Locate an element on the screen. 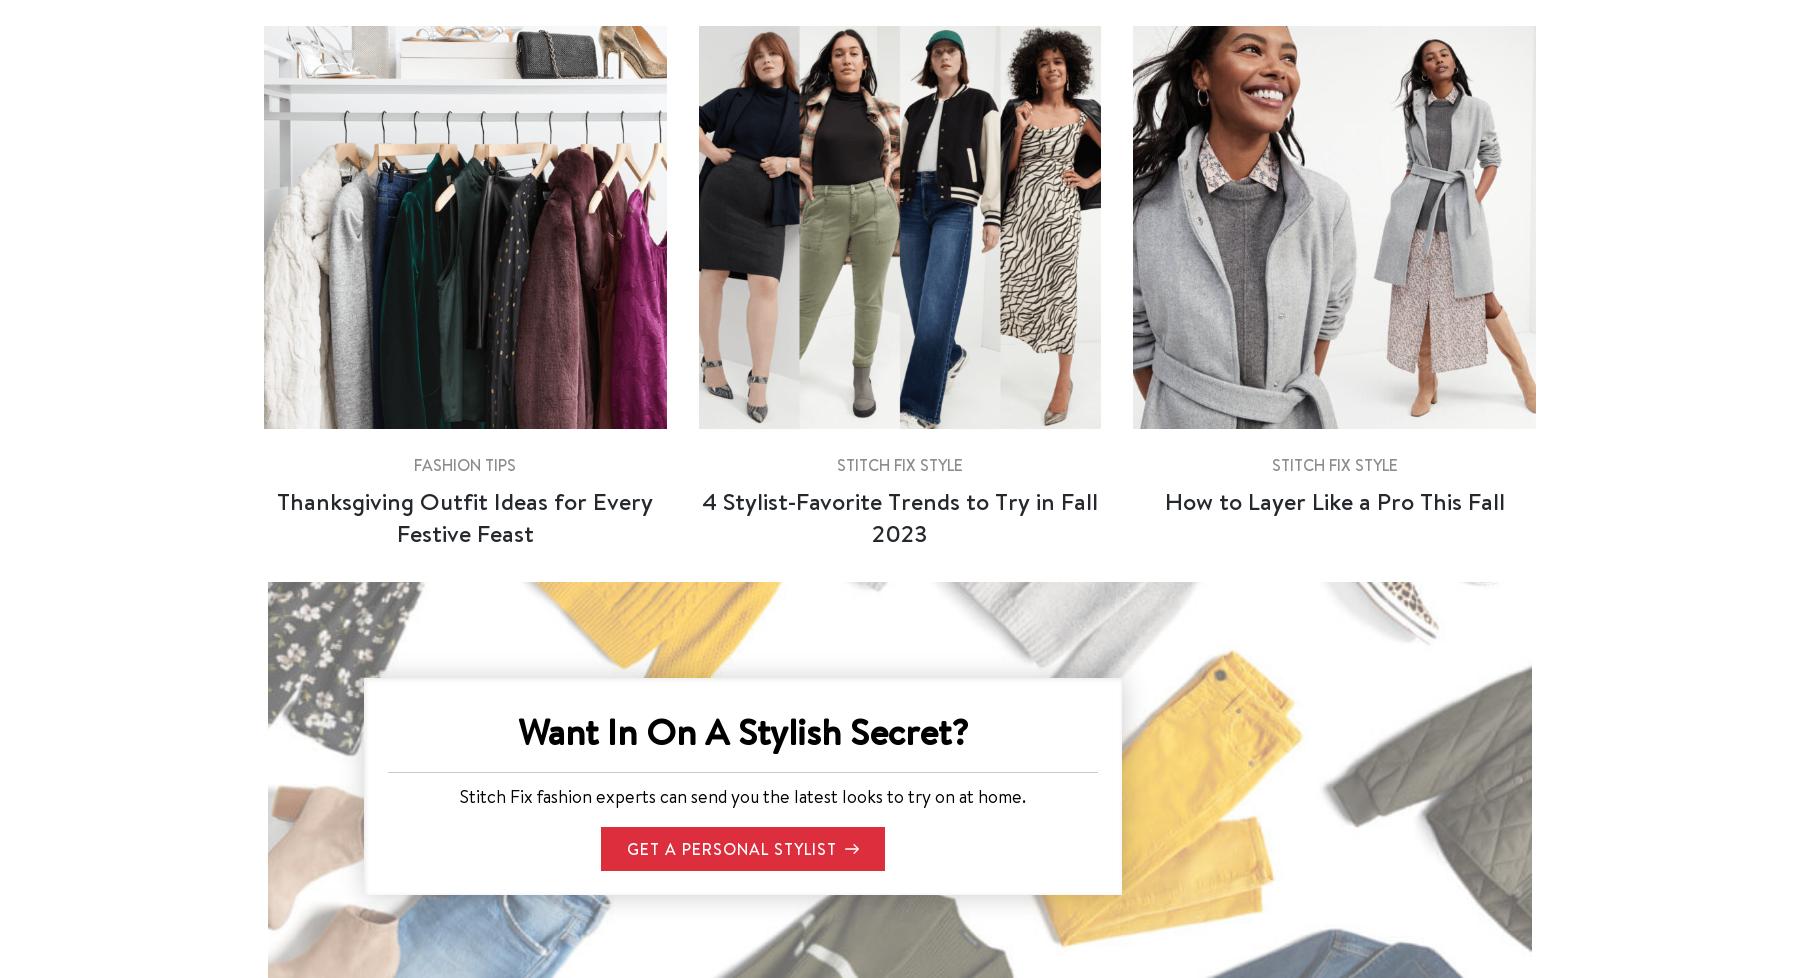 This screenshot has width=1800, height=978. 'Want In On A Stylish Secret?' is located at coordinates (517, 730).